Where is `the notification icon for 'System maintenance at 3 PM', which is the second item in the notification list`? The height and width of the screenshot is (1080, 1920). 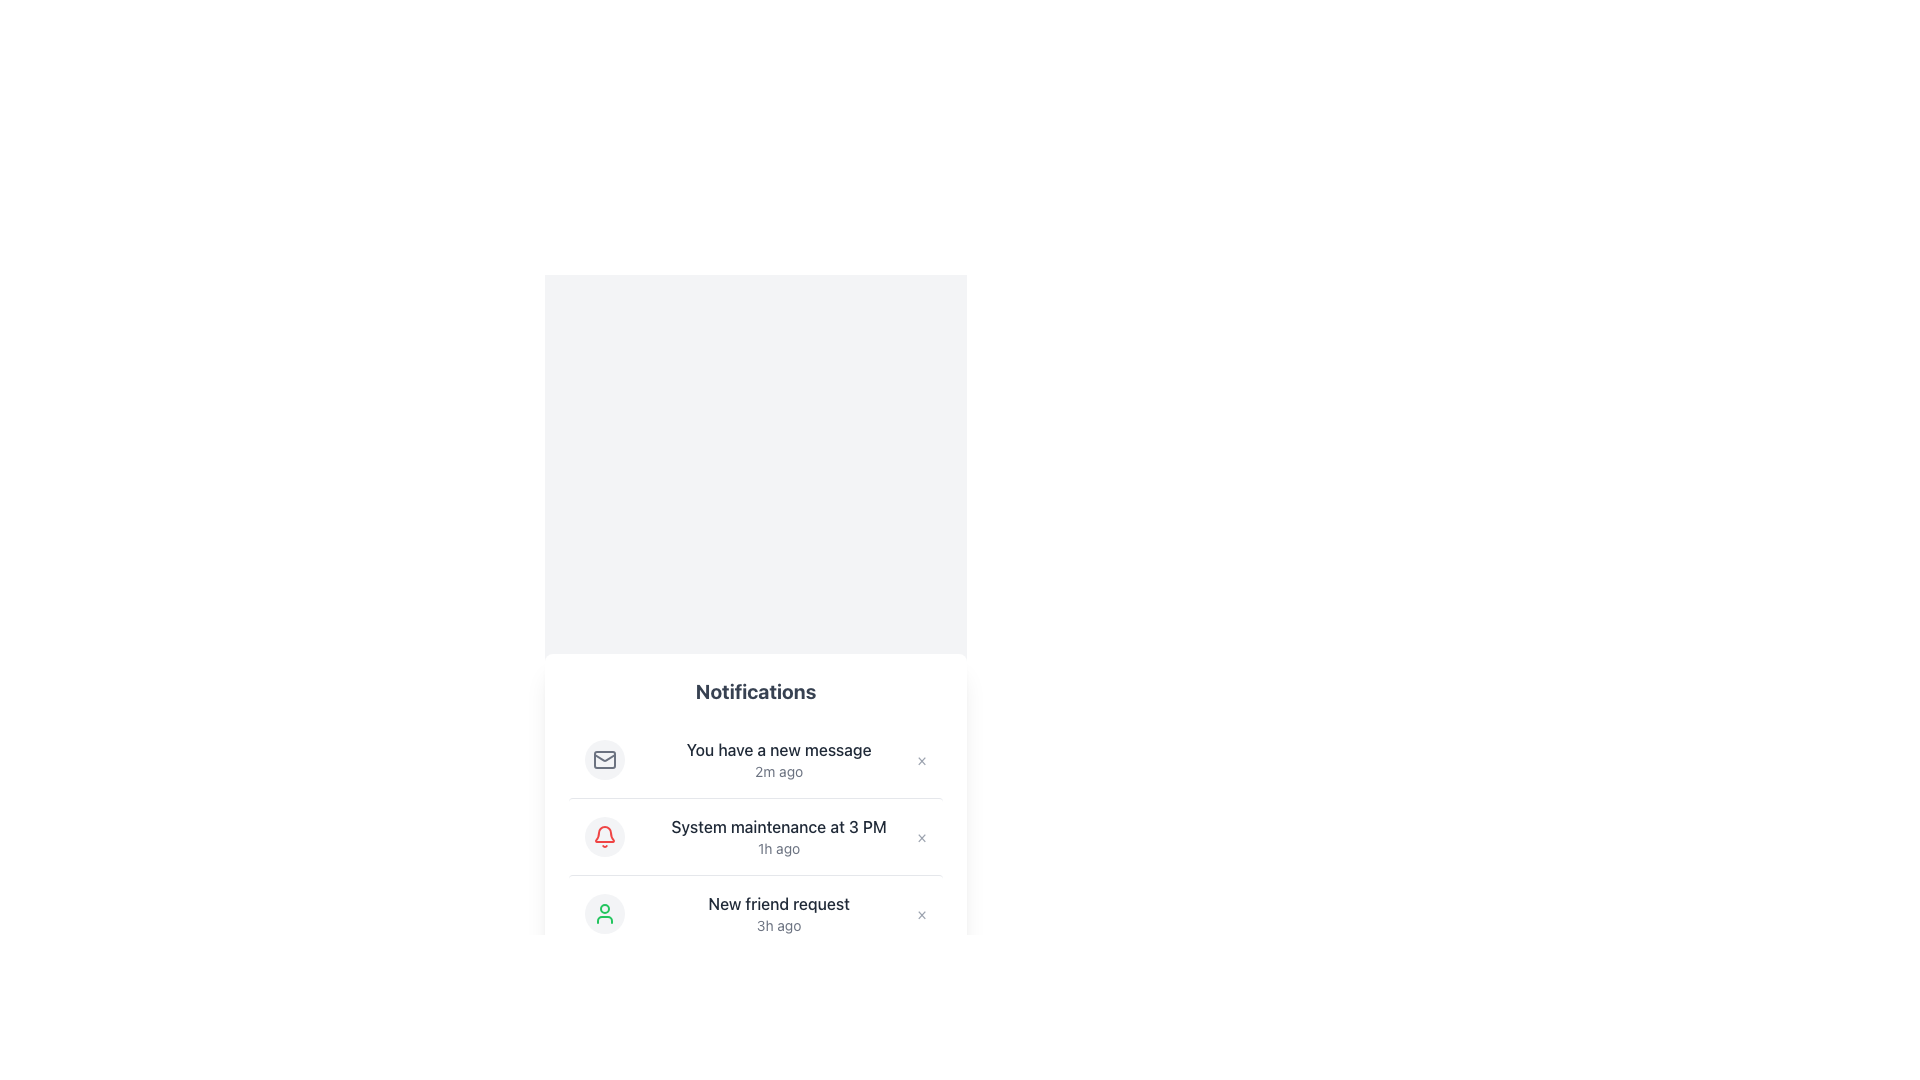 the notification icon for 'System maintenance at 3 PM', which is the second item in the notification list is located at coordinates (603, 837).